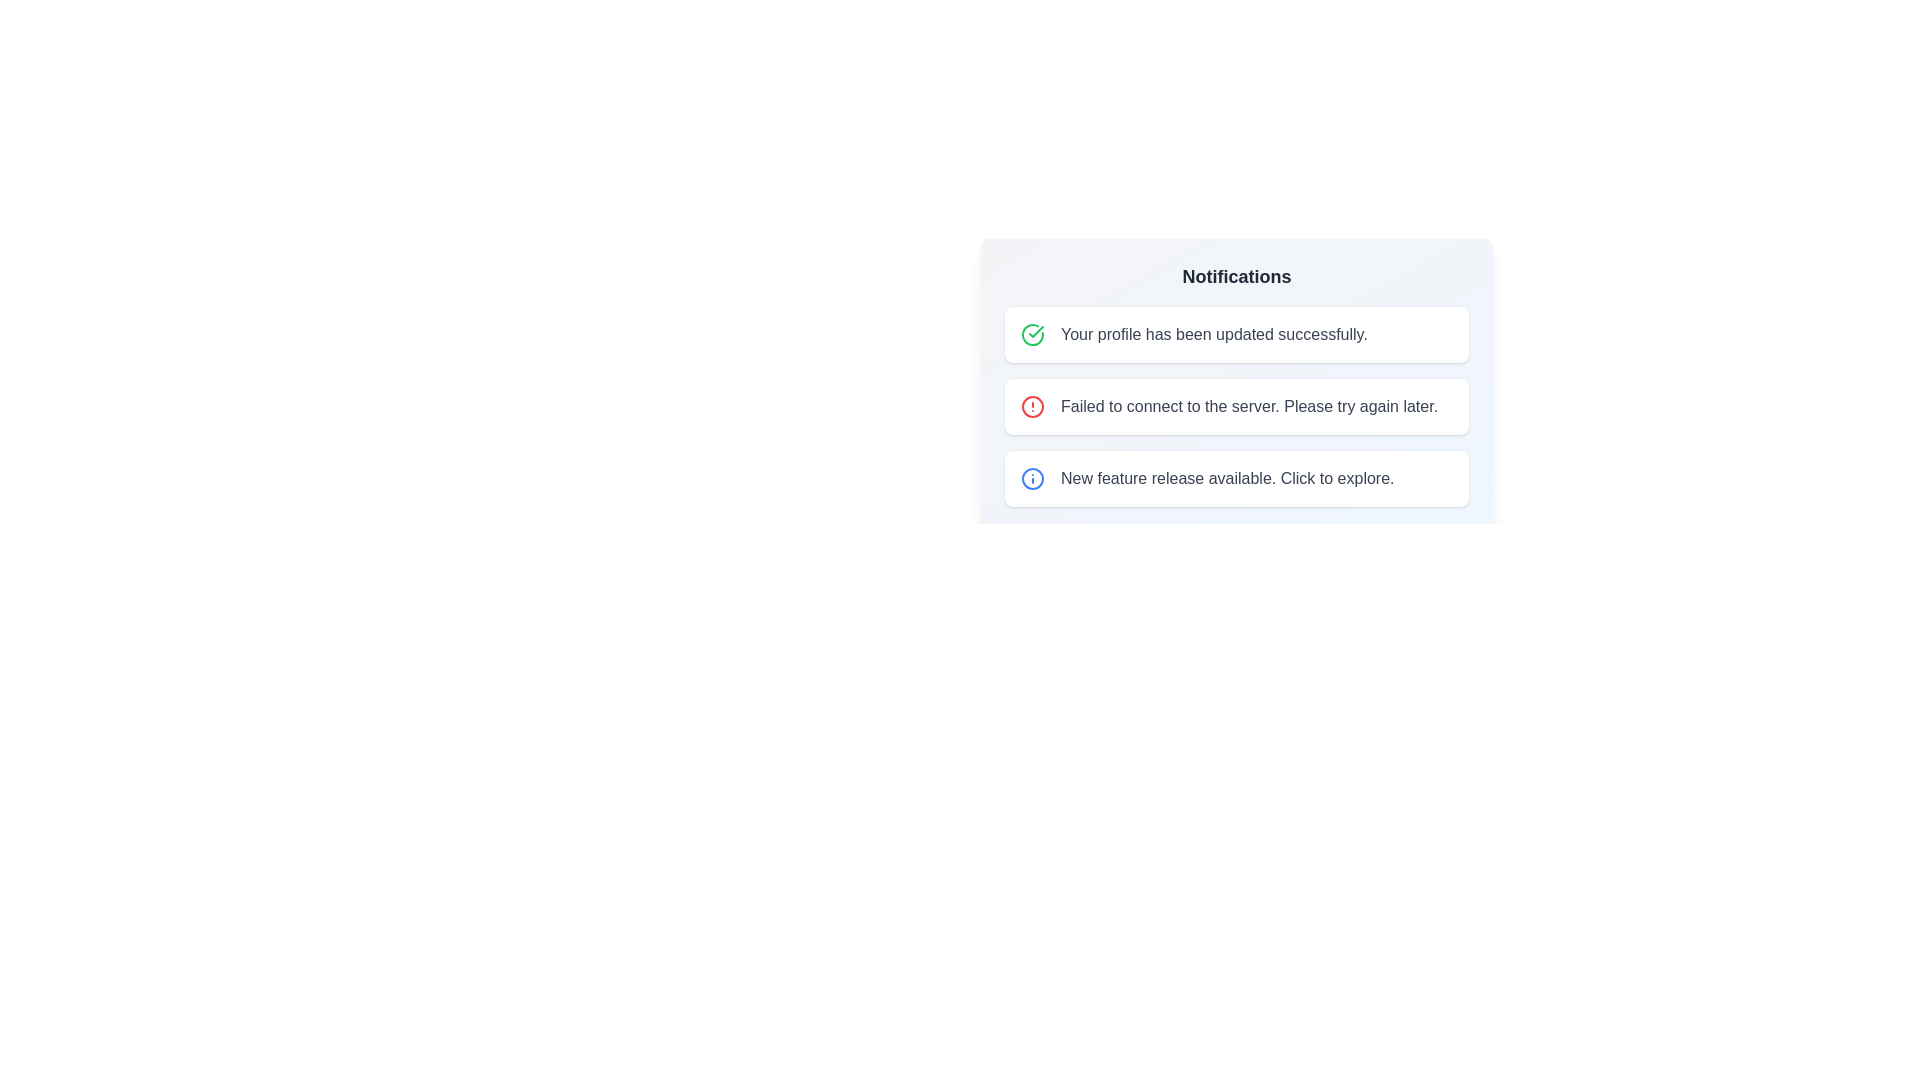 This screenshot has height=1080, width=1920. Describe the element at coordinates (1032, 478) in the screenshot. I see `the circular component of the 'Notification' icon located within the third notification message in the vertical list on the right side of the interface` at that location.